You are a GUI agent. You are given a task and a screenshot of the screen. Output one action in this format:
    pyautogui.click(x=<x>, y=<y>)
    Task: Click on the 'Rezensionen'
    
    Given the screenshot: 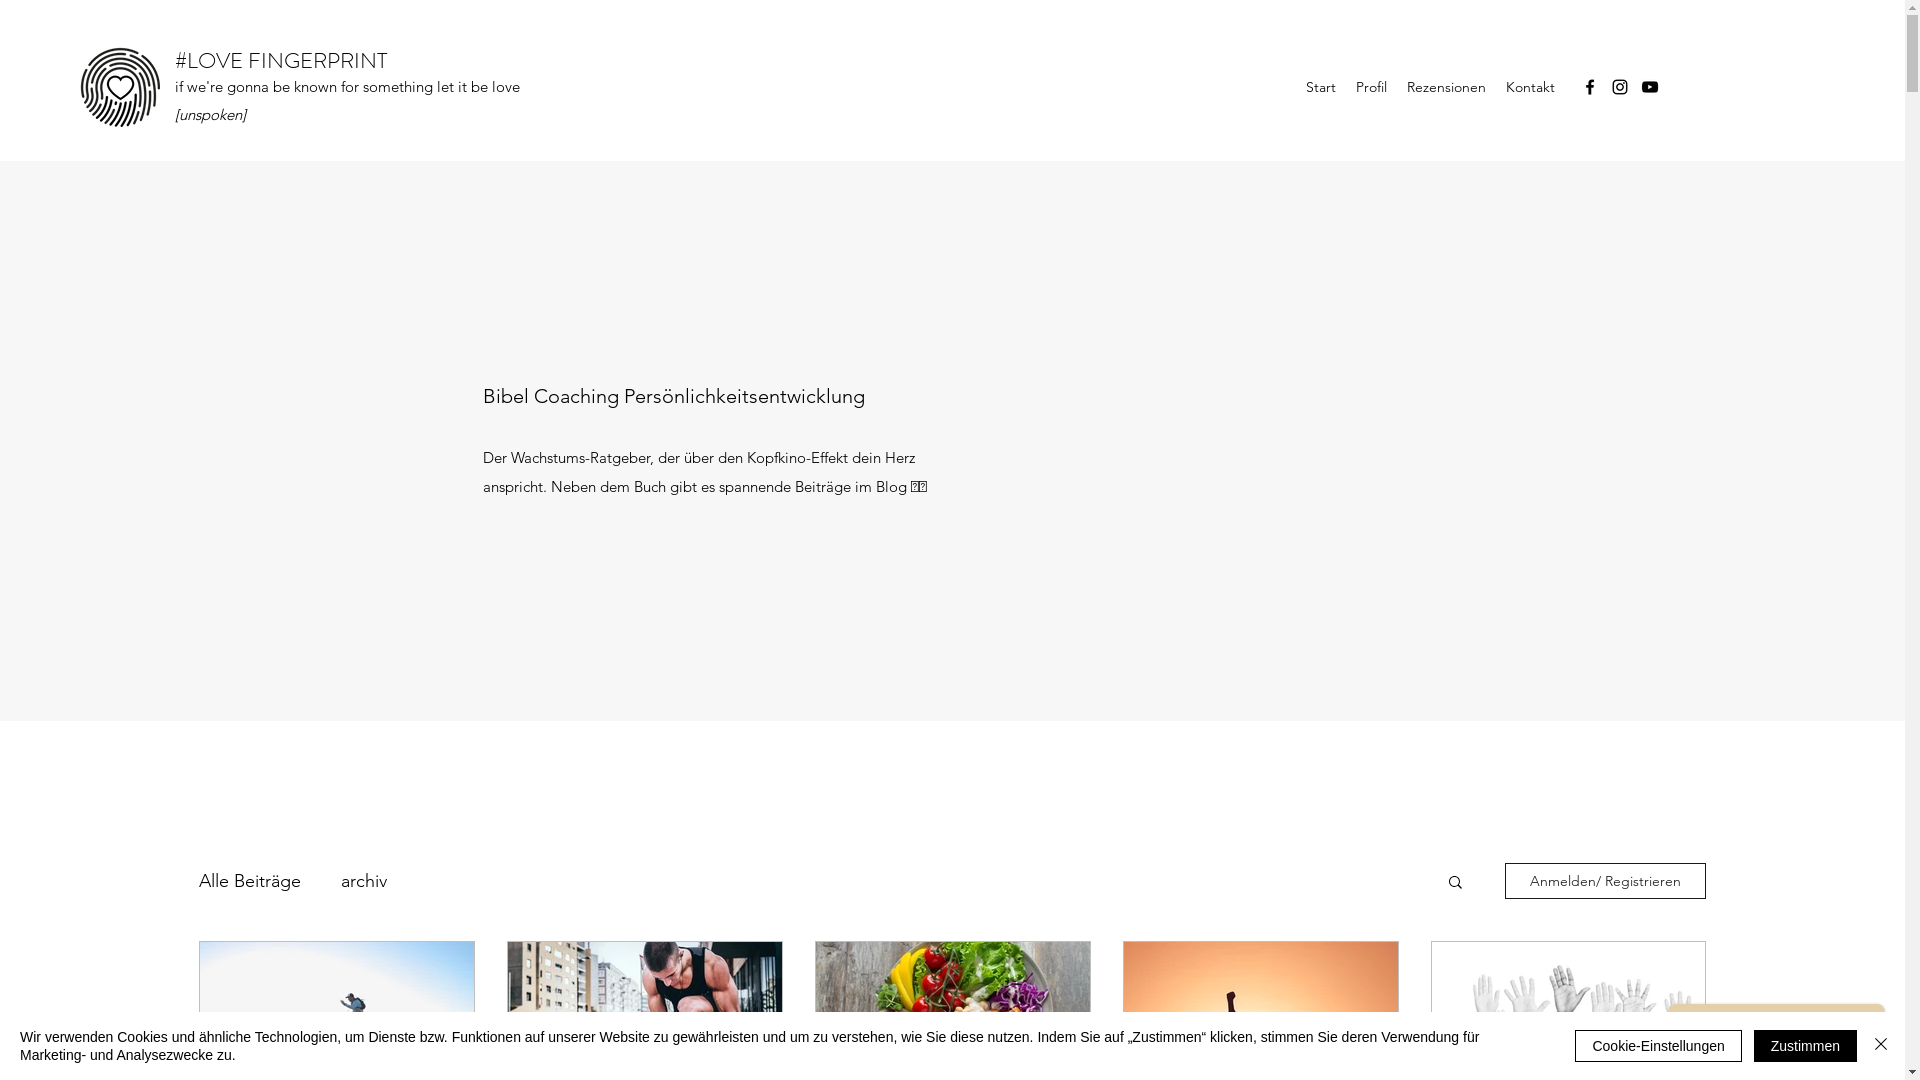 What is the action you would take?
    pyautogui.click(x=1446, y=86)
    